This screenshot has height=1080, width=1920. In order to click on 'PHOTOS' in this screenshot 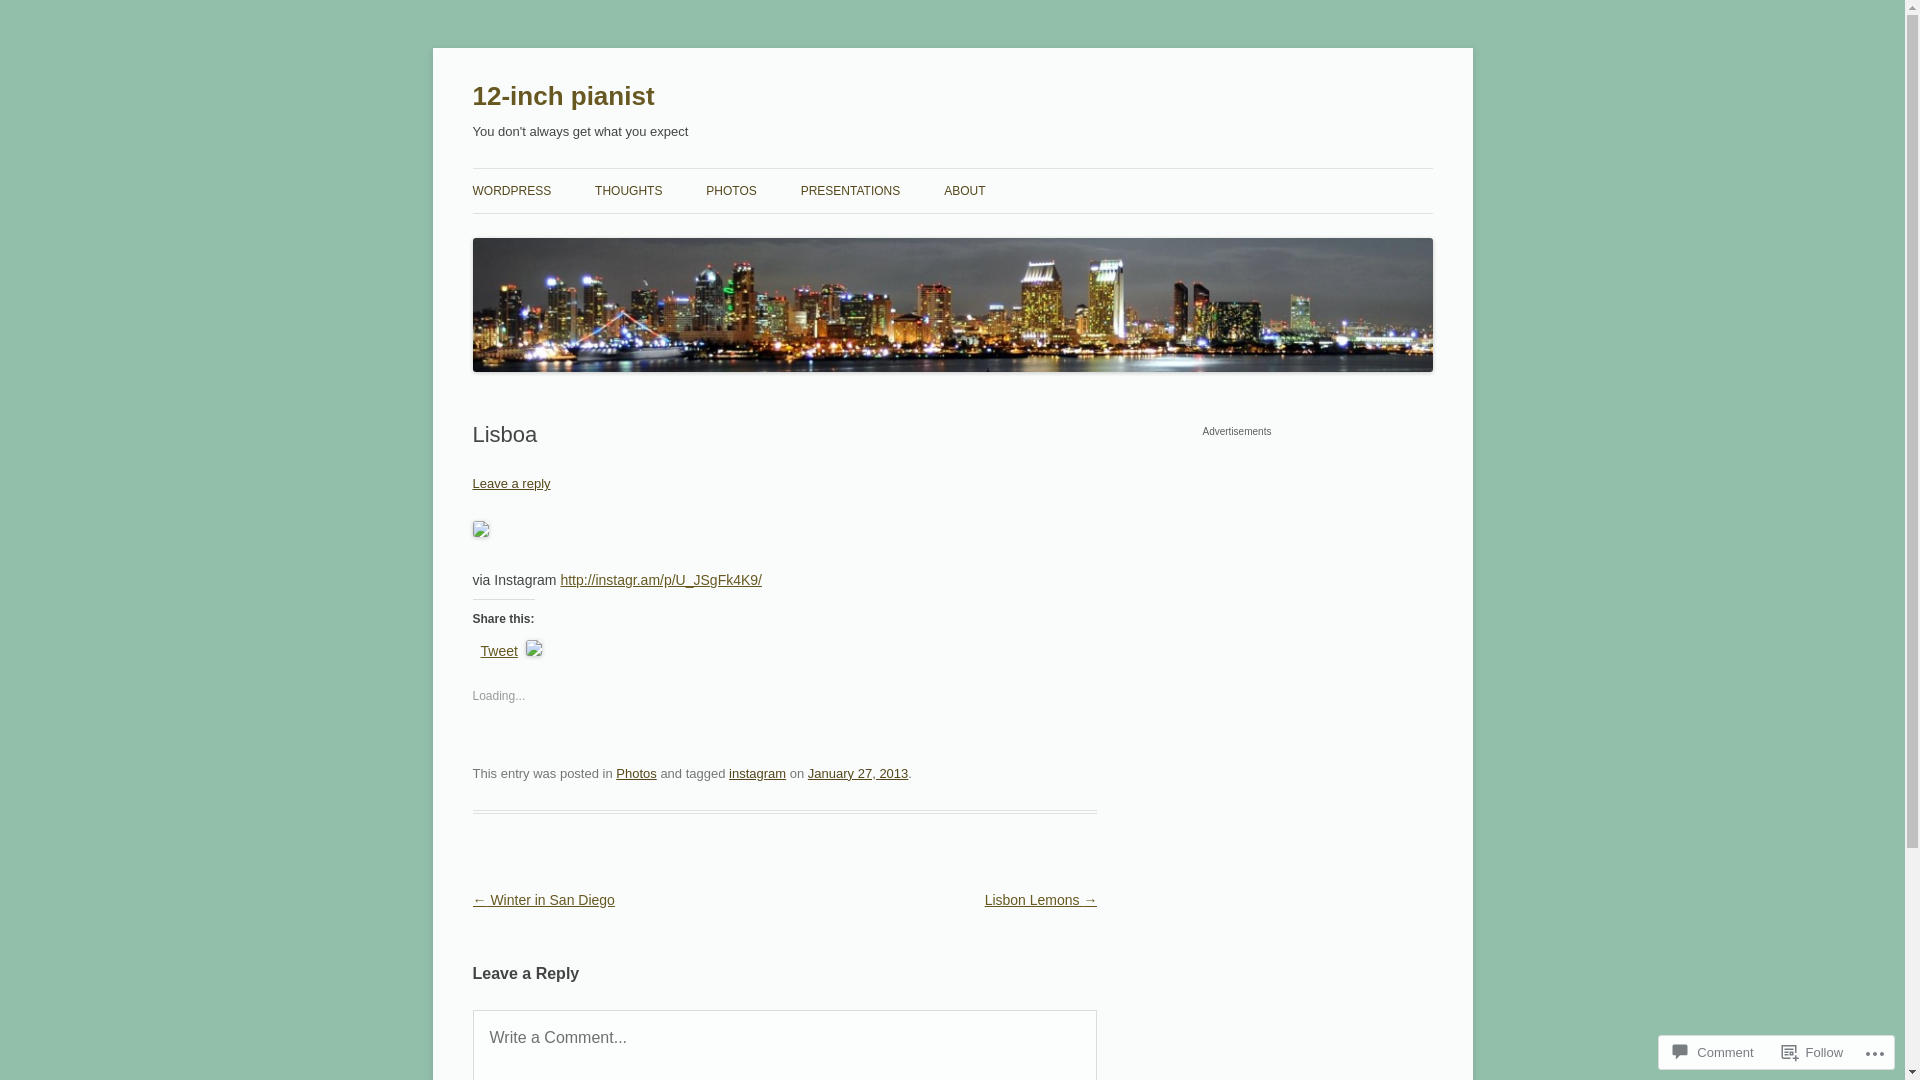, I will do `click(729, 191)`.